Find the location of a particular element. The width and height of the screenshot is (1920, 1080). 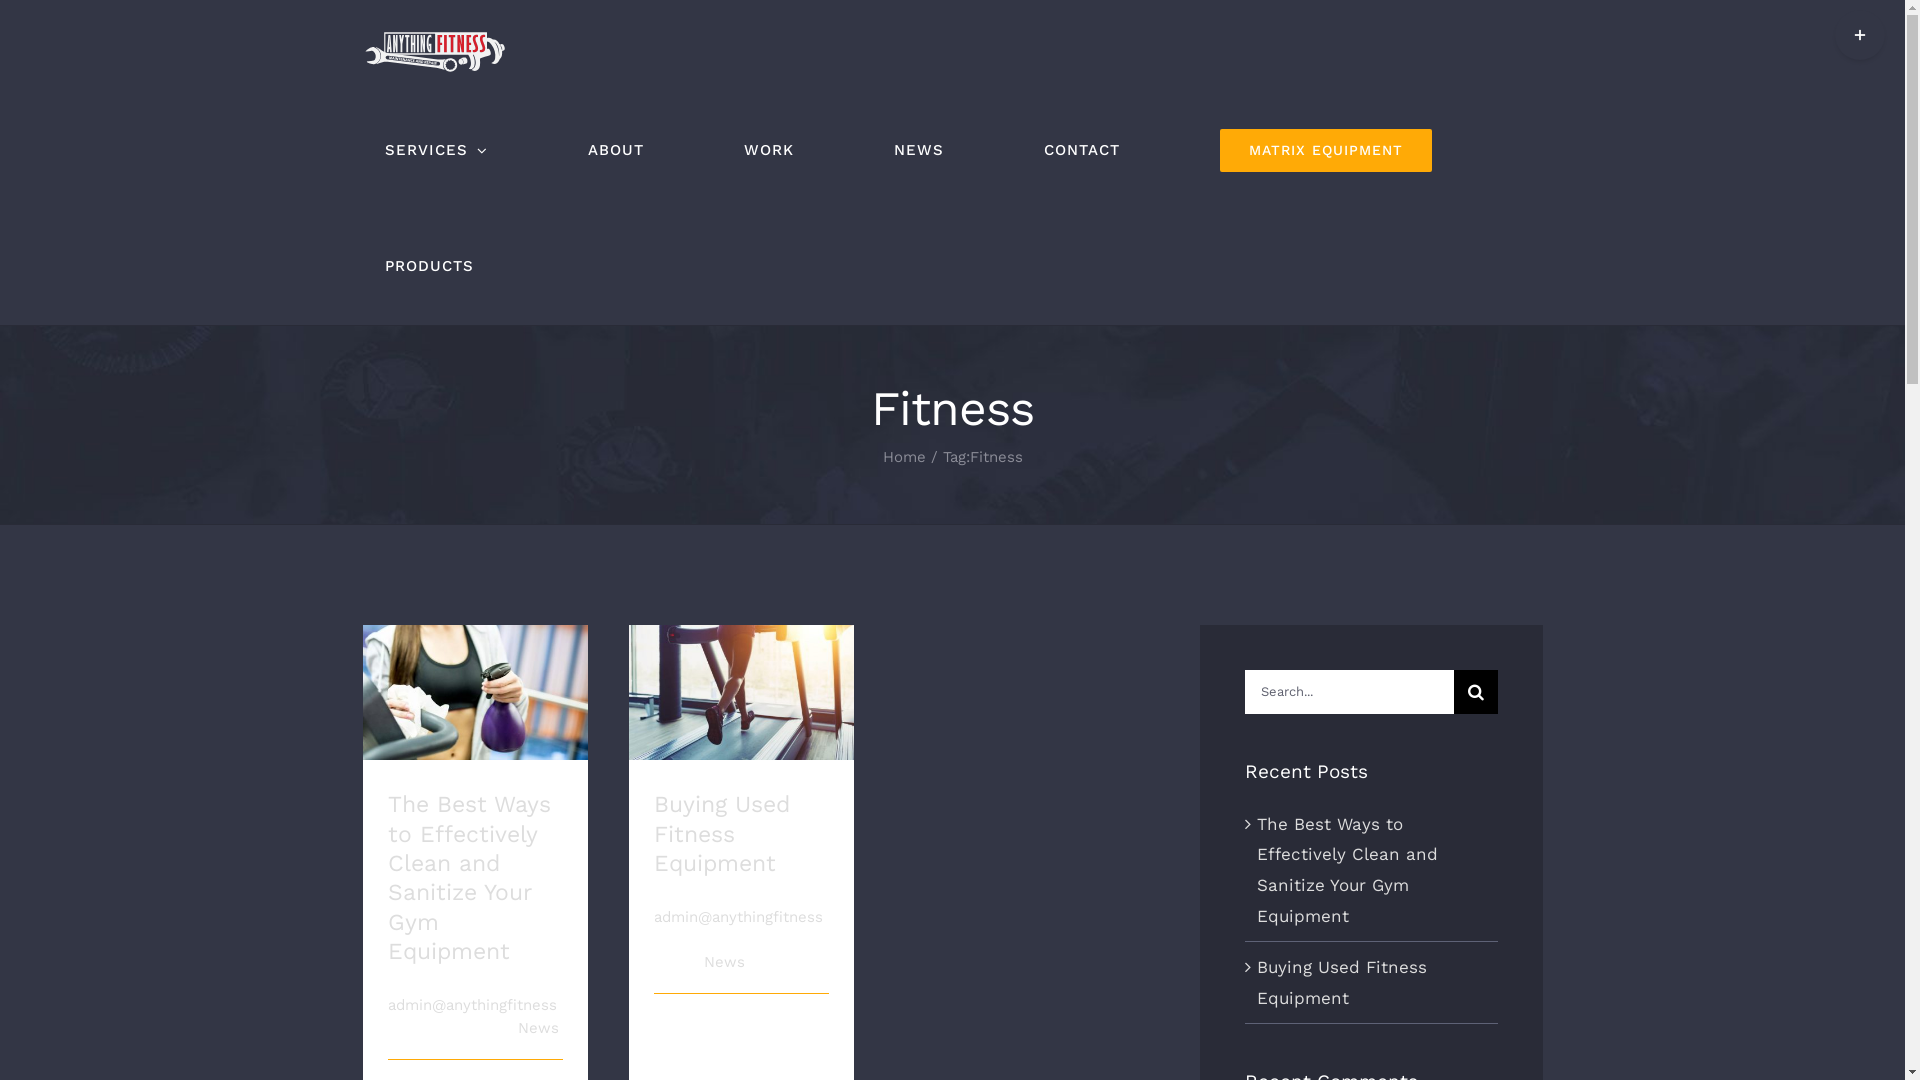

'CONTACT' is located at coordinates (1080, 149).